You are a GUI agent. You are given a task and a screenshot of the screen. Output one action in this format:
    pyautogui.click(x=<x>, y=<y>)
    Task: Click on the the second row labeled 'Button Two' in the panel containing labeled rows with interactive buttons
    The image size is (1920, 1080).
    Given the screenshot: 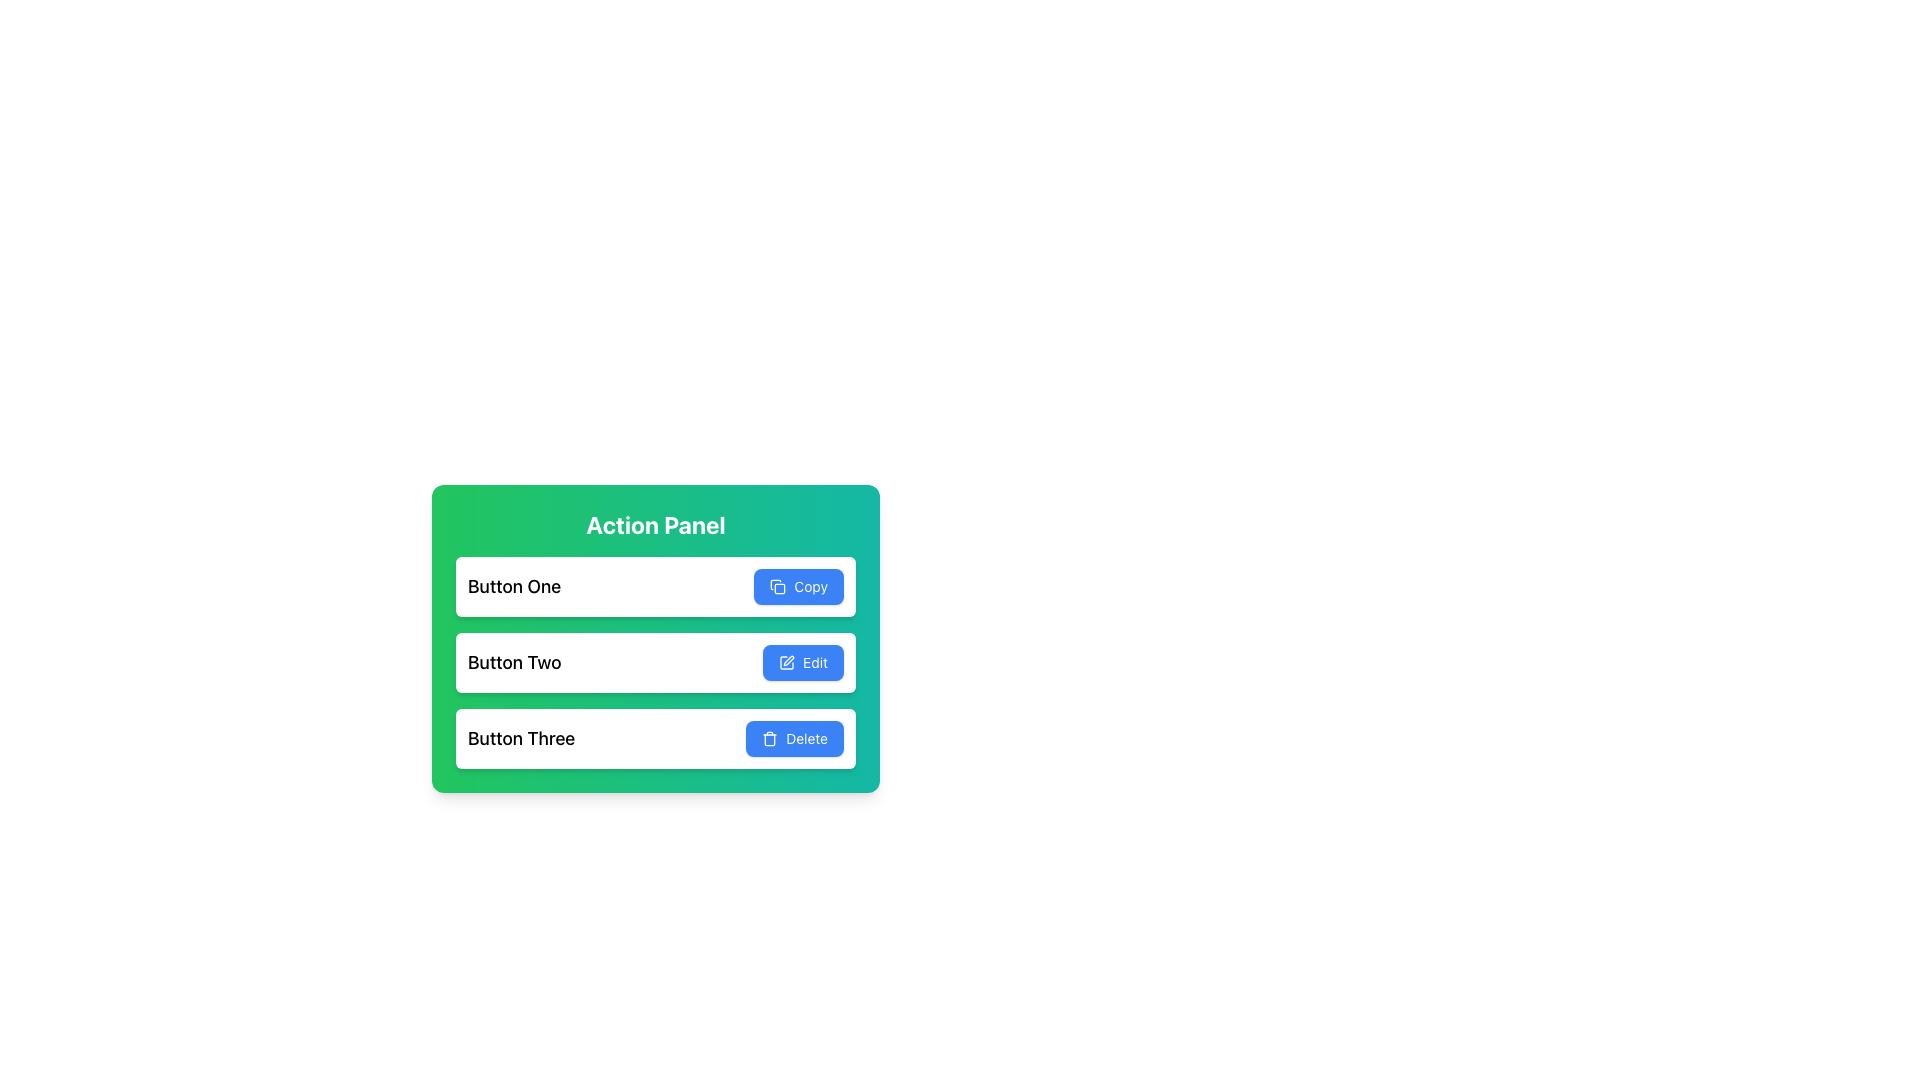 What is the action you would take?
    pyautogui.click(x=656, y=639)
    